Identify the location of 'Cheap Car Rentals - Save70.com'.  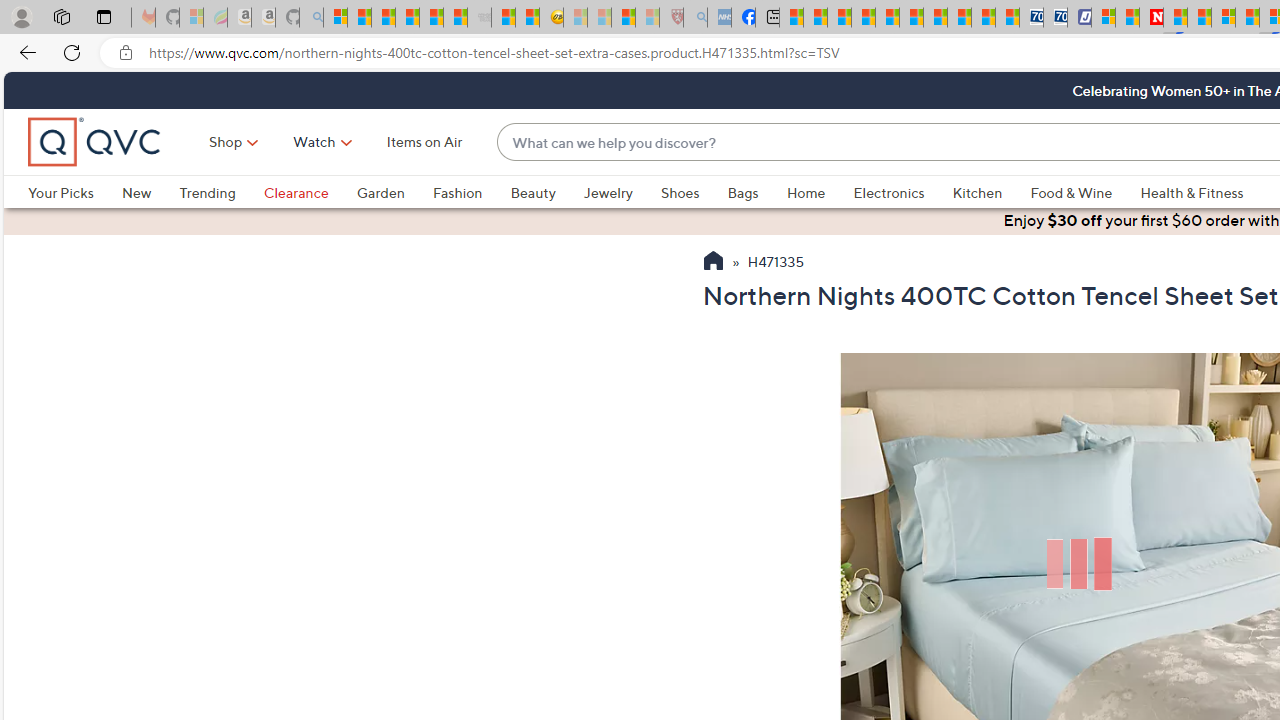
(1031, 17).